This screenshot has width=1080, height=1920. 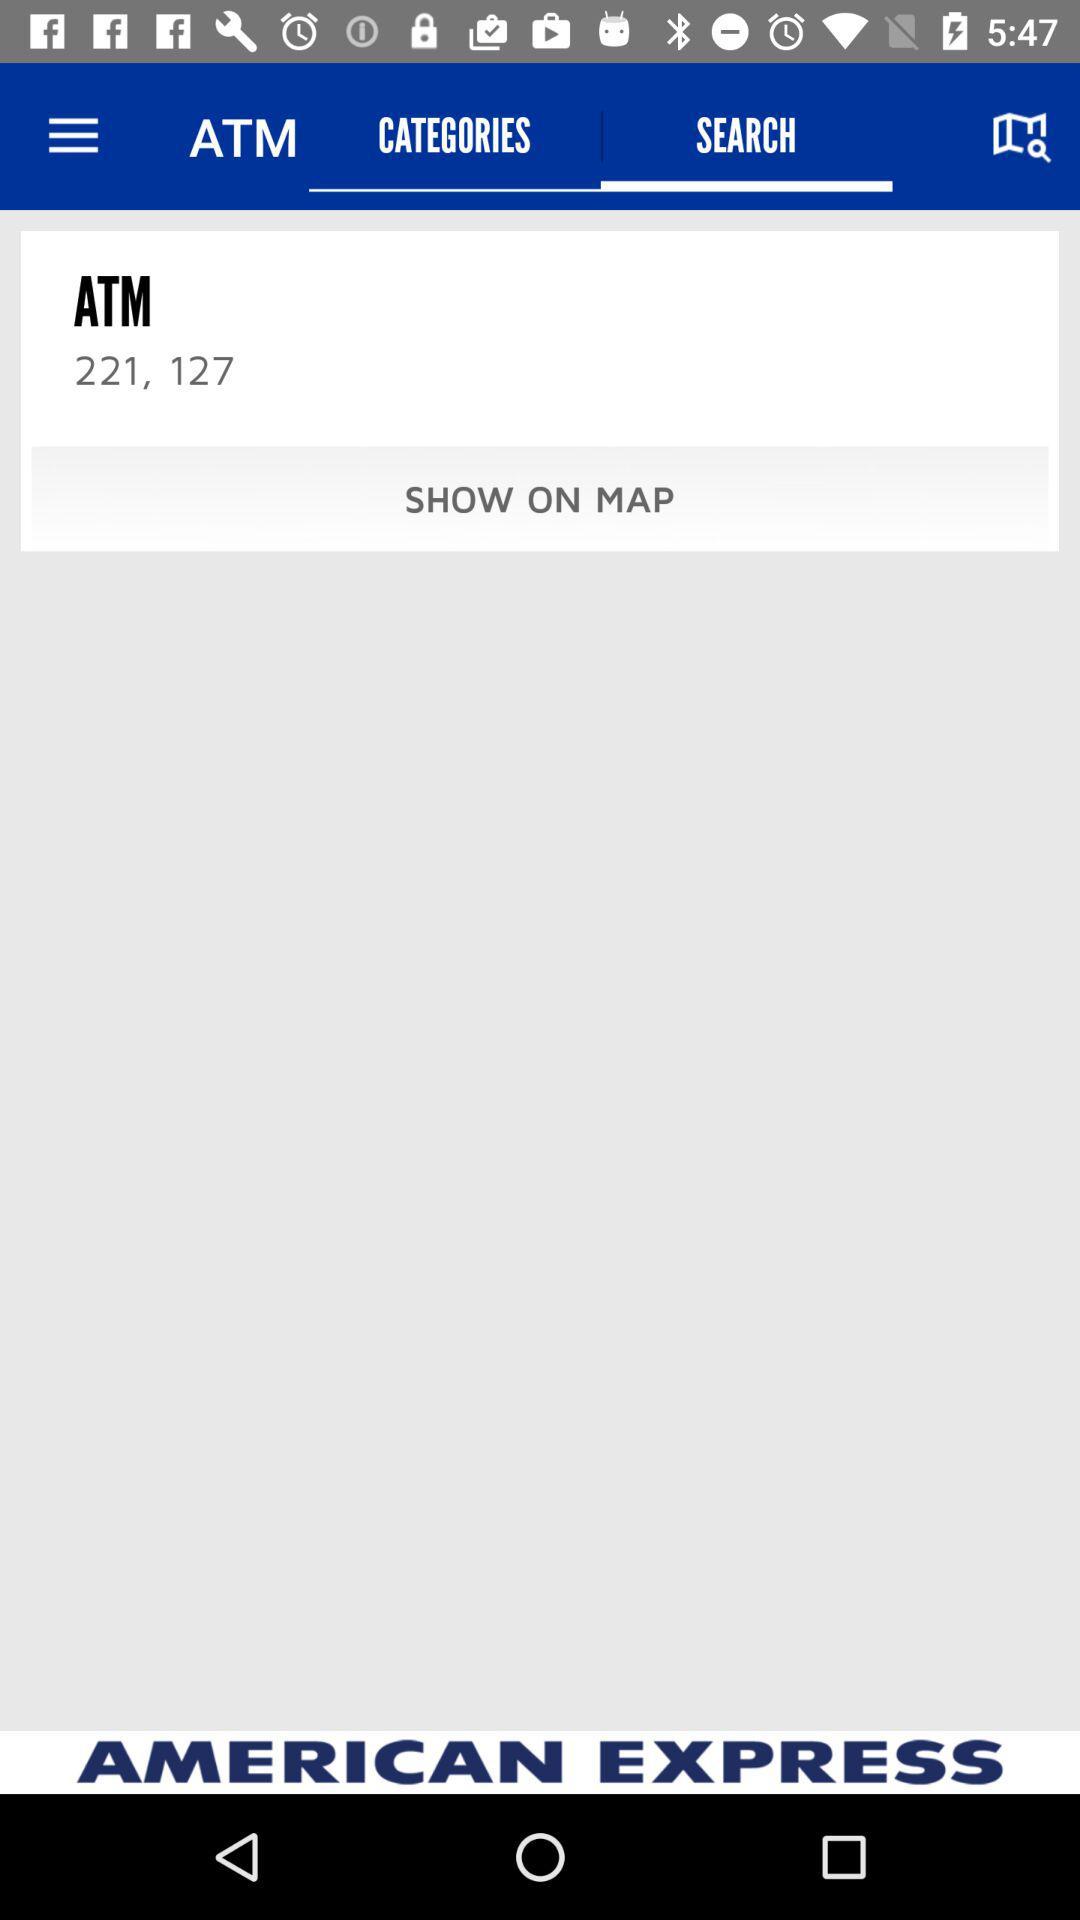 I want to click on the search item, so click(x=746, y=135).